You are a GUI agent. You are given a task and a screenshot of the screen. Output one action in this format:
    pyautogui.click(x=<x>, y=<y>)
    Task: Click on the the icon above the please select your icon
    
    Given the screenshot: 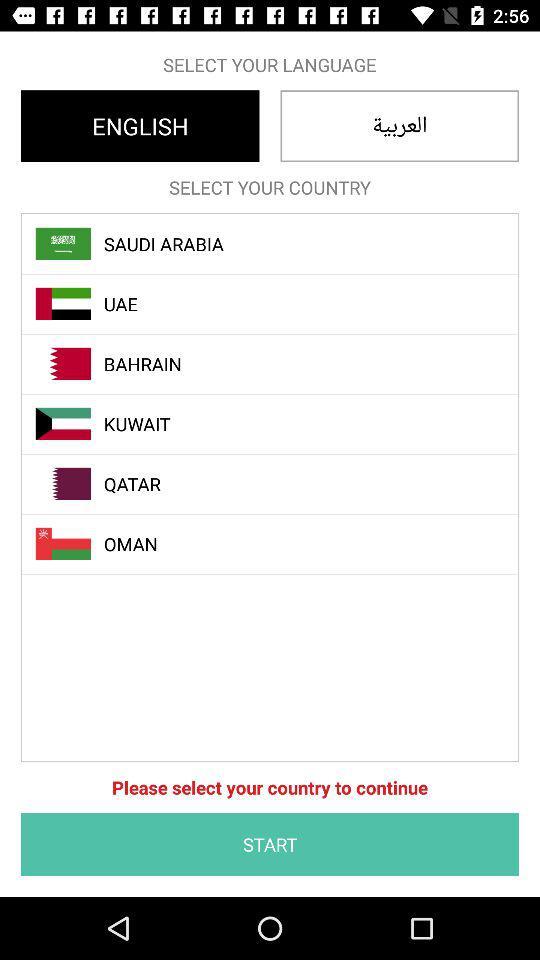 What is the action you would take?
    pyautogui.click(x=280, y=544)
    